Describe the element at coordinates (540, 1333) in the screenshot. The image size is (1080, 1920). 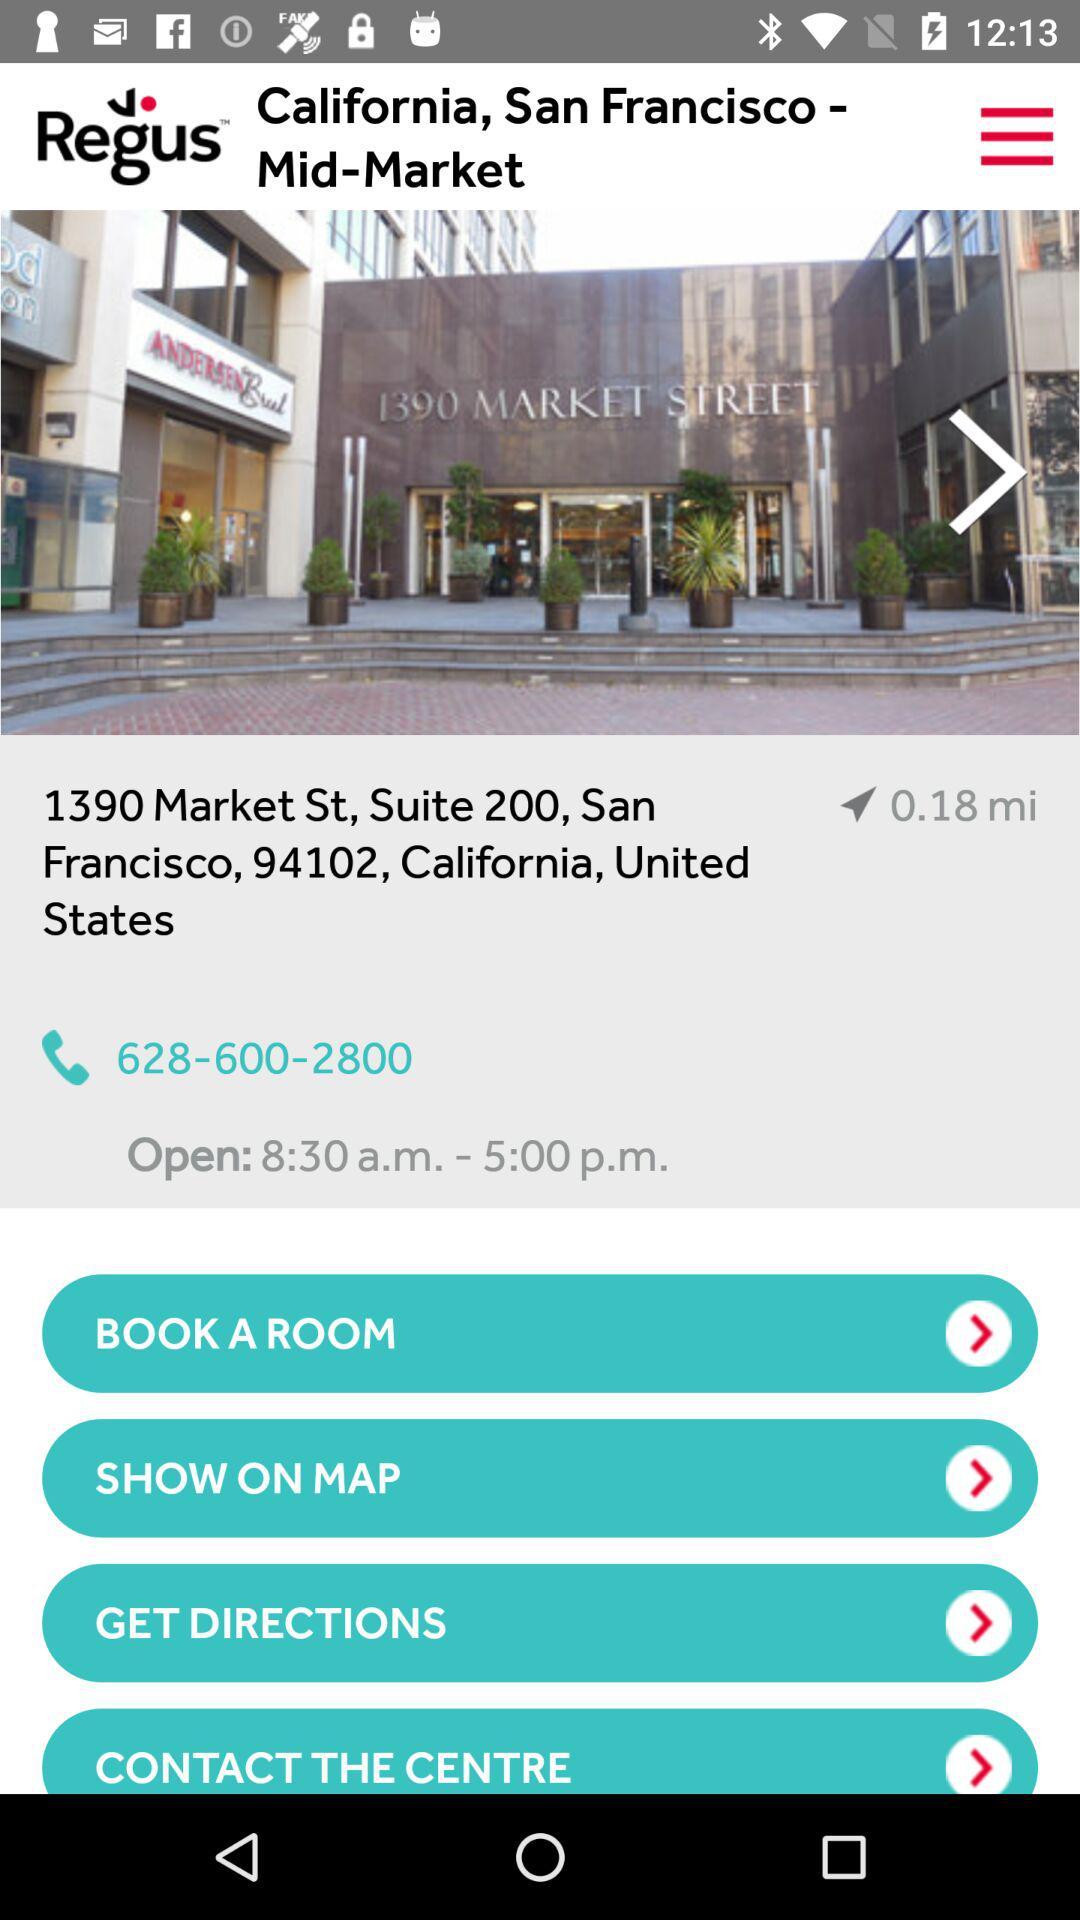
I see `the item above show on map item` at that location.